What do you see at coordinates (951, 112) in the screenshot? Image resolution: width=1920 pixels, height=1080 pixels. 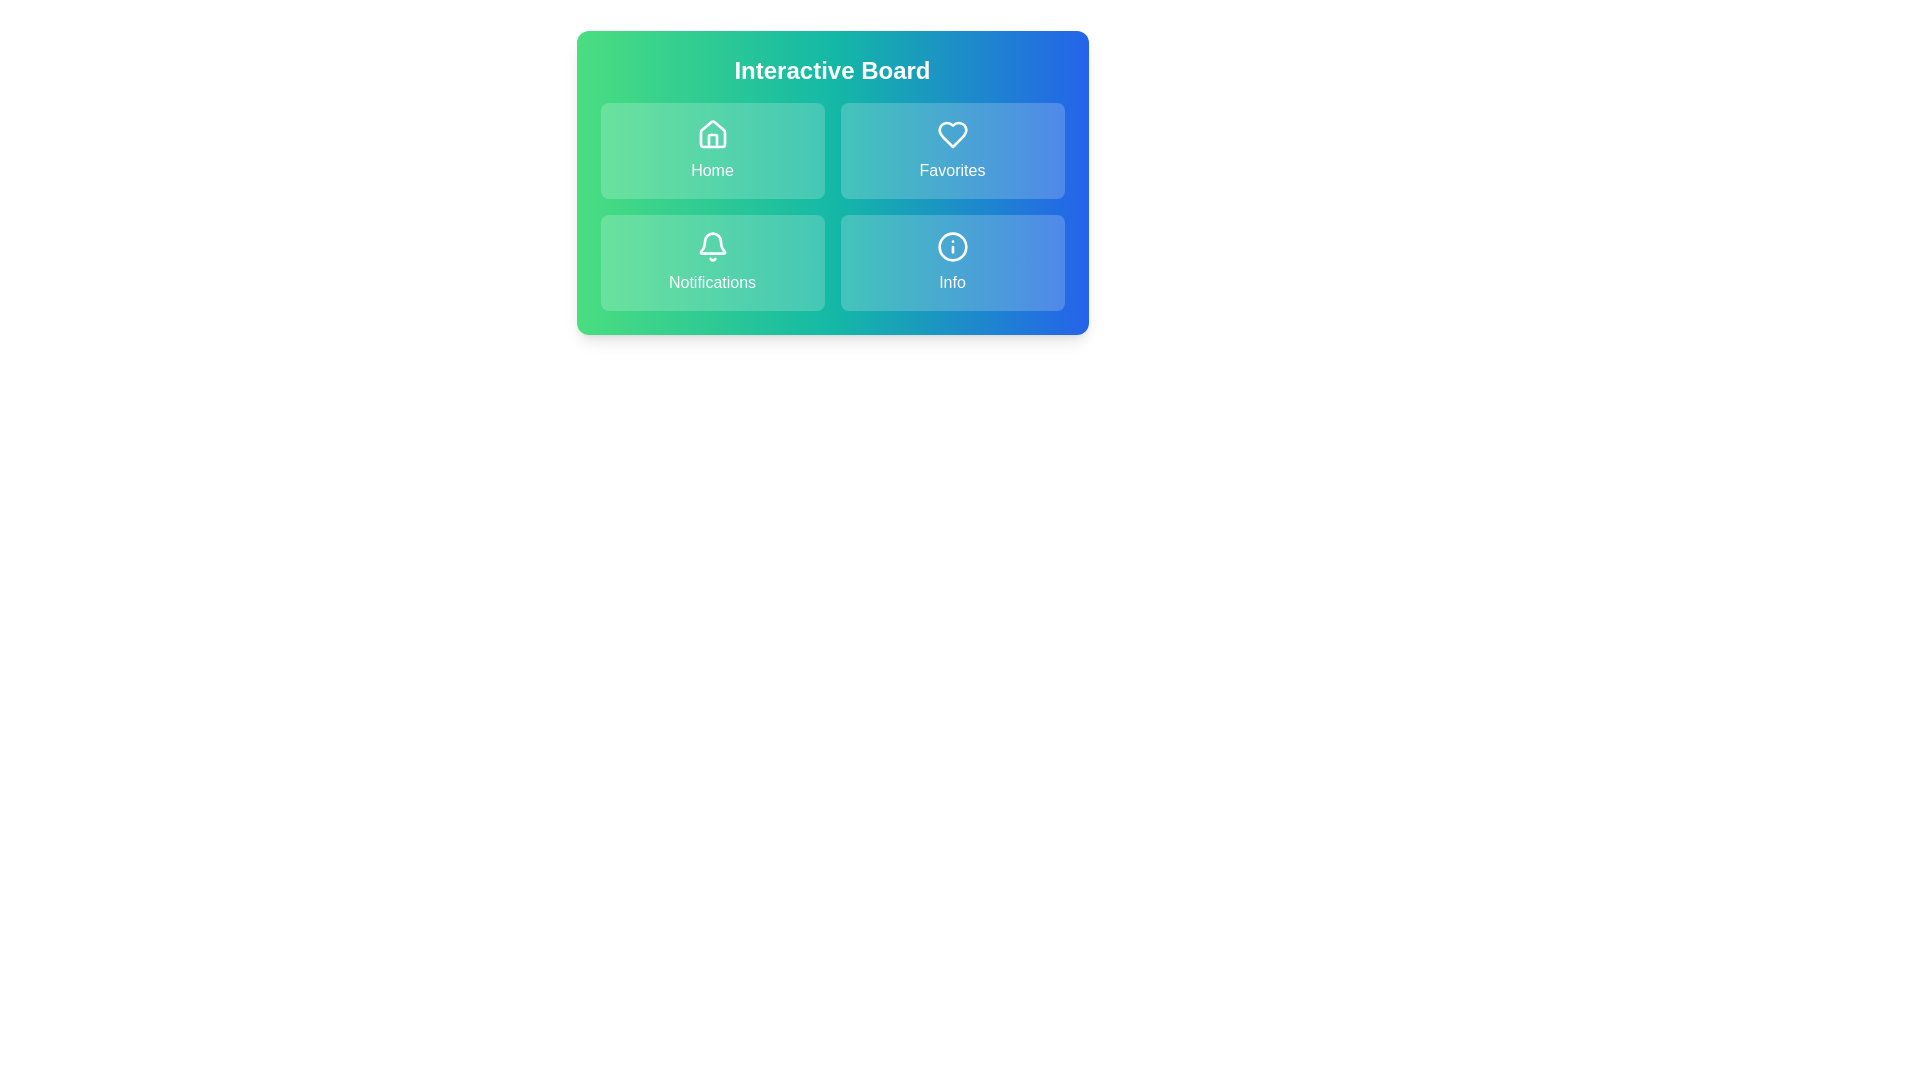 I see `the 'Favorites' button, which is located in the top-center quadrant of the UI` at bounding box center [951, 112].